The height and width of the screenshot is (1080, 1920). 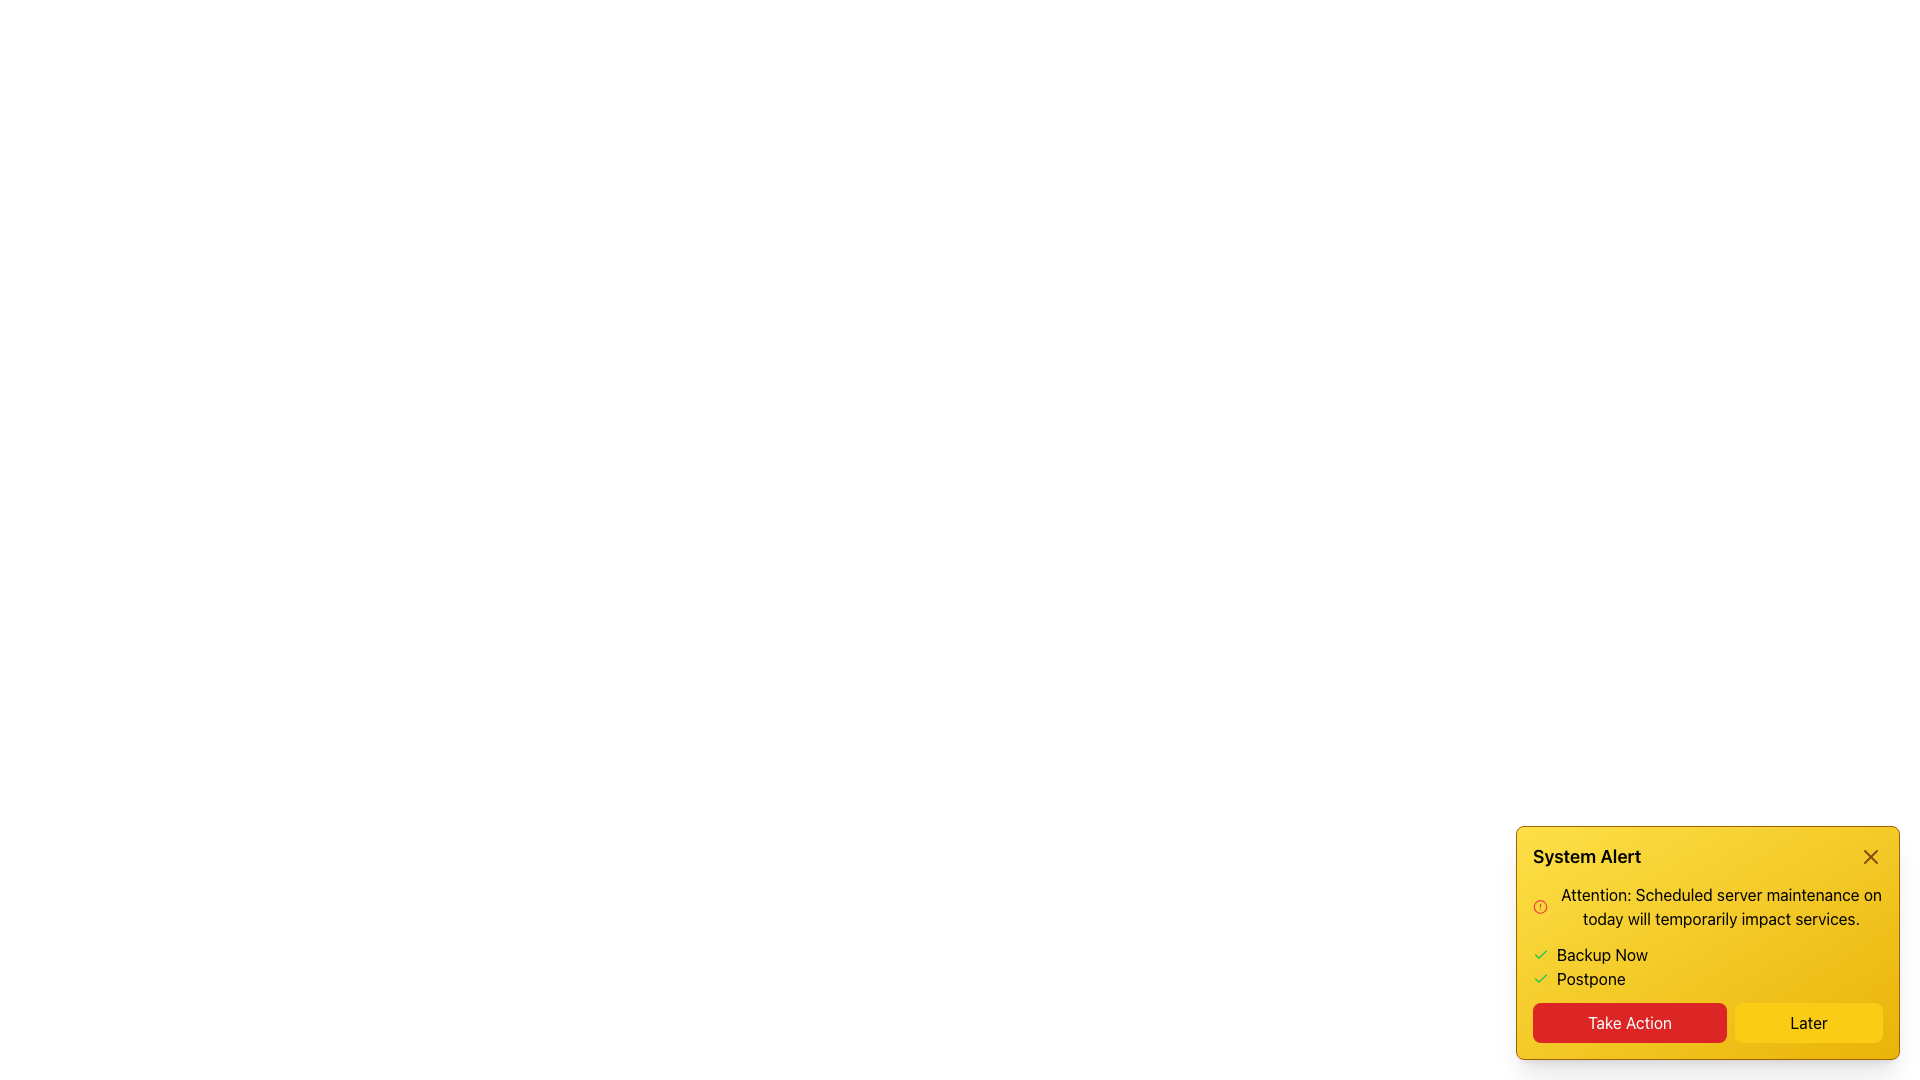 I want to click on the small green check mark icon indicating a completed action, located to the left of the 'Backup Now' text within a yellow notification box, so click(x=1539, y=954).